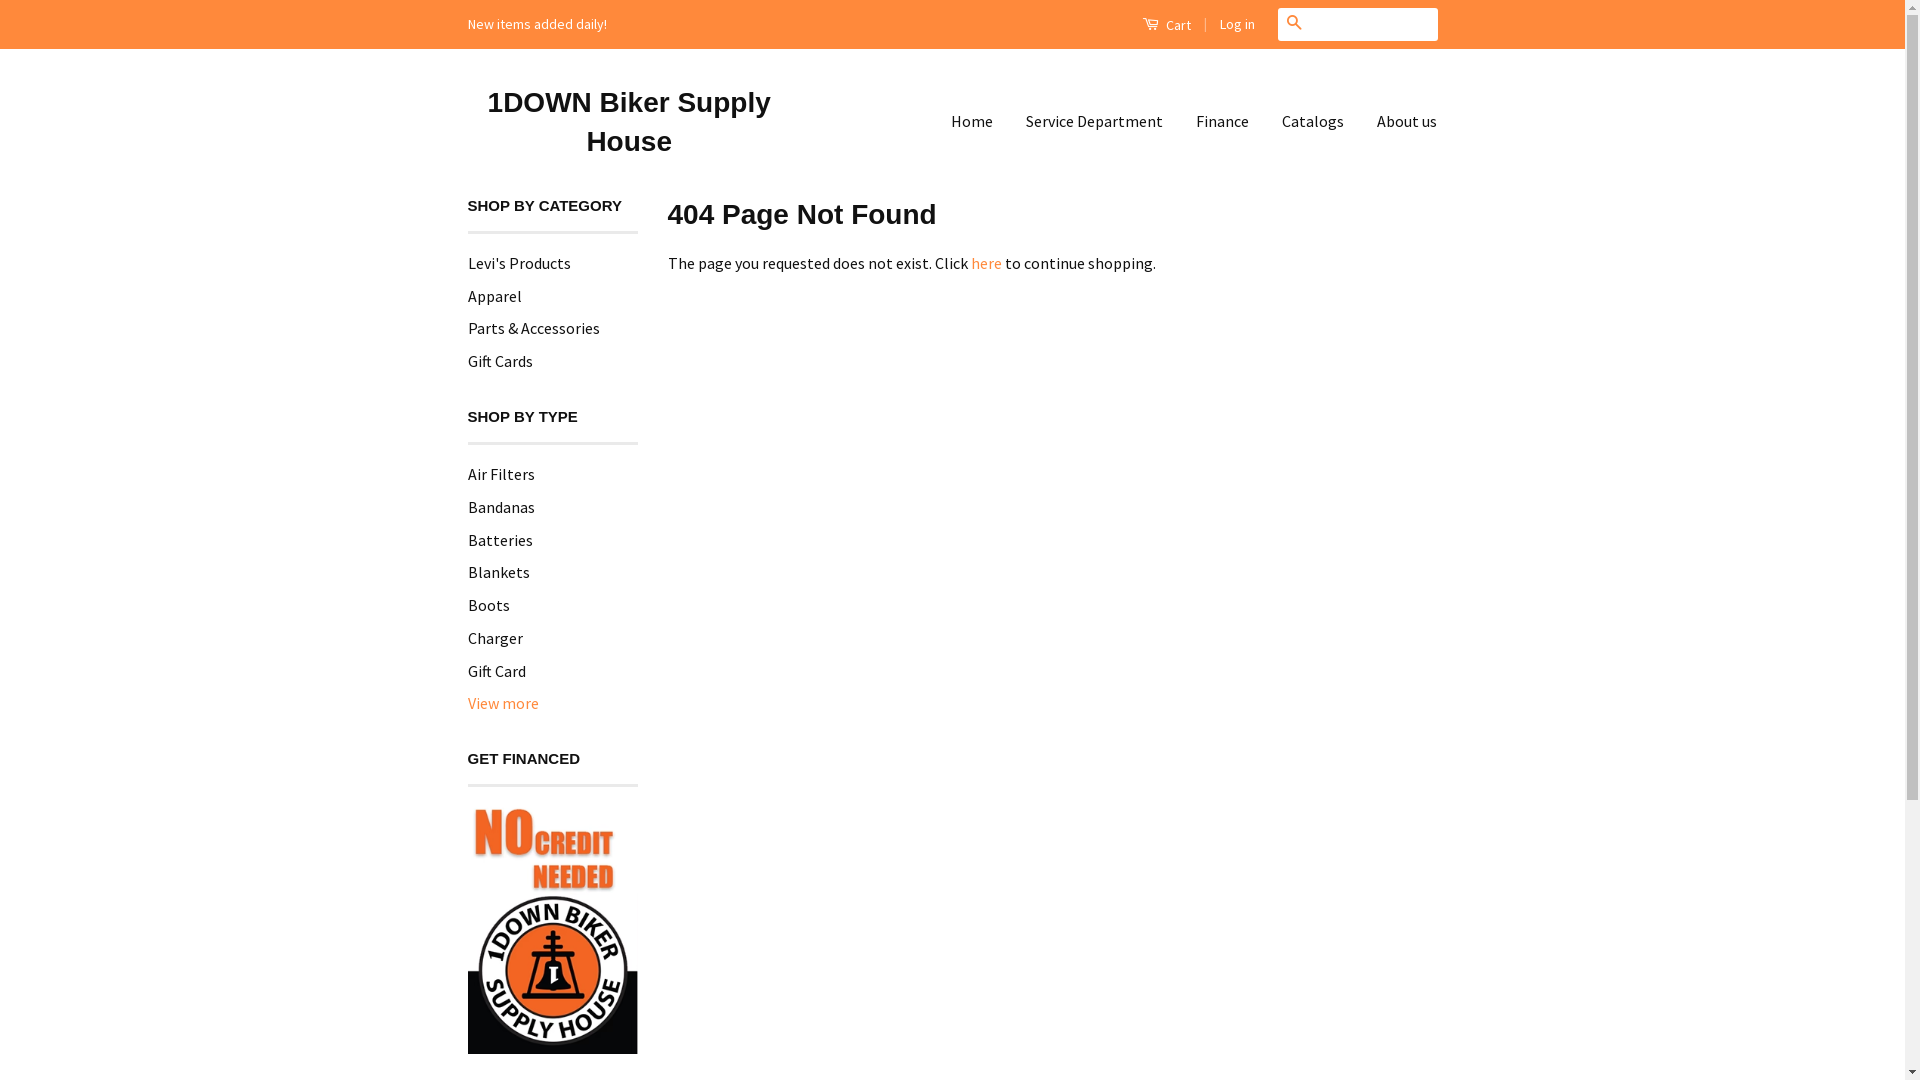 This screenshot has width=1920, height=1080. Describe the element at coordinates (985, 261) in the screenshot. I see `'here'` at that location.